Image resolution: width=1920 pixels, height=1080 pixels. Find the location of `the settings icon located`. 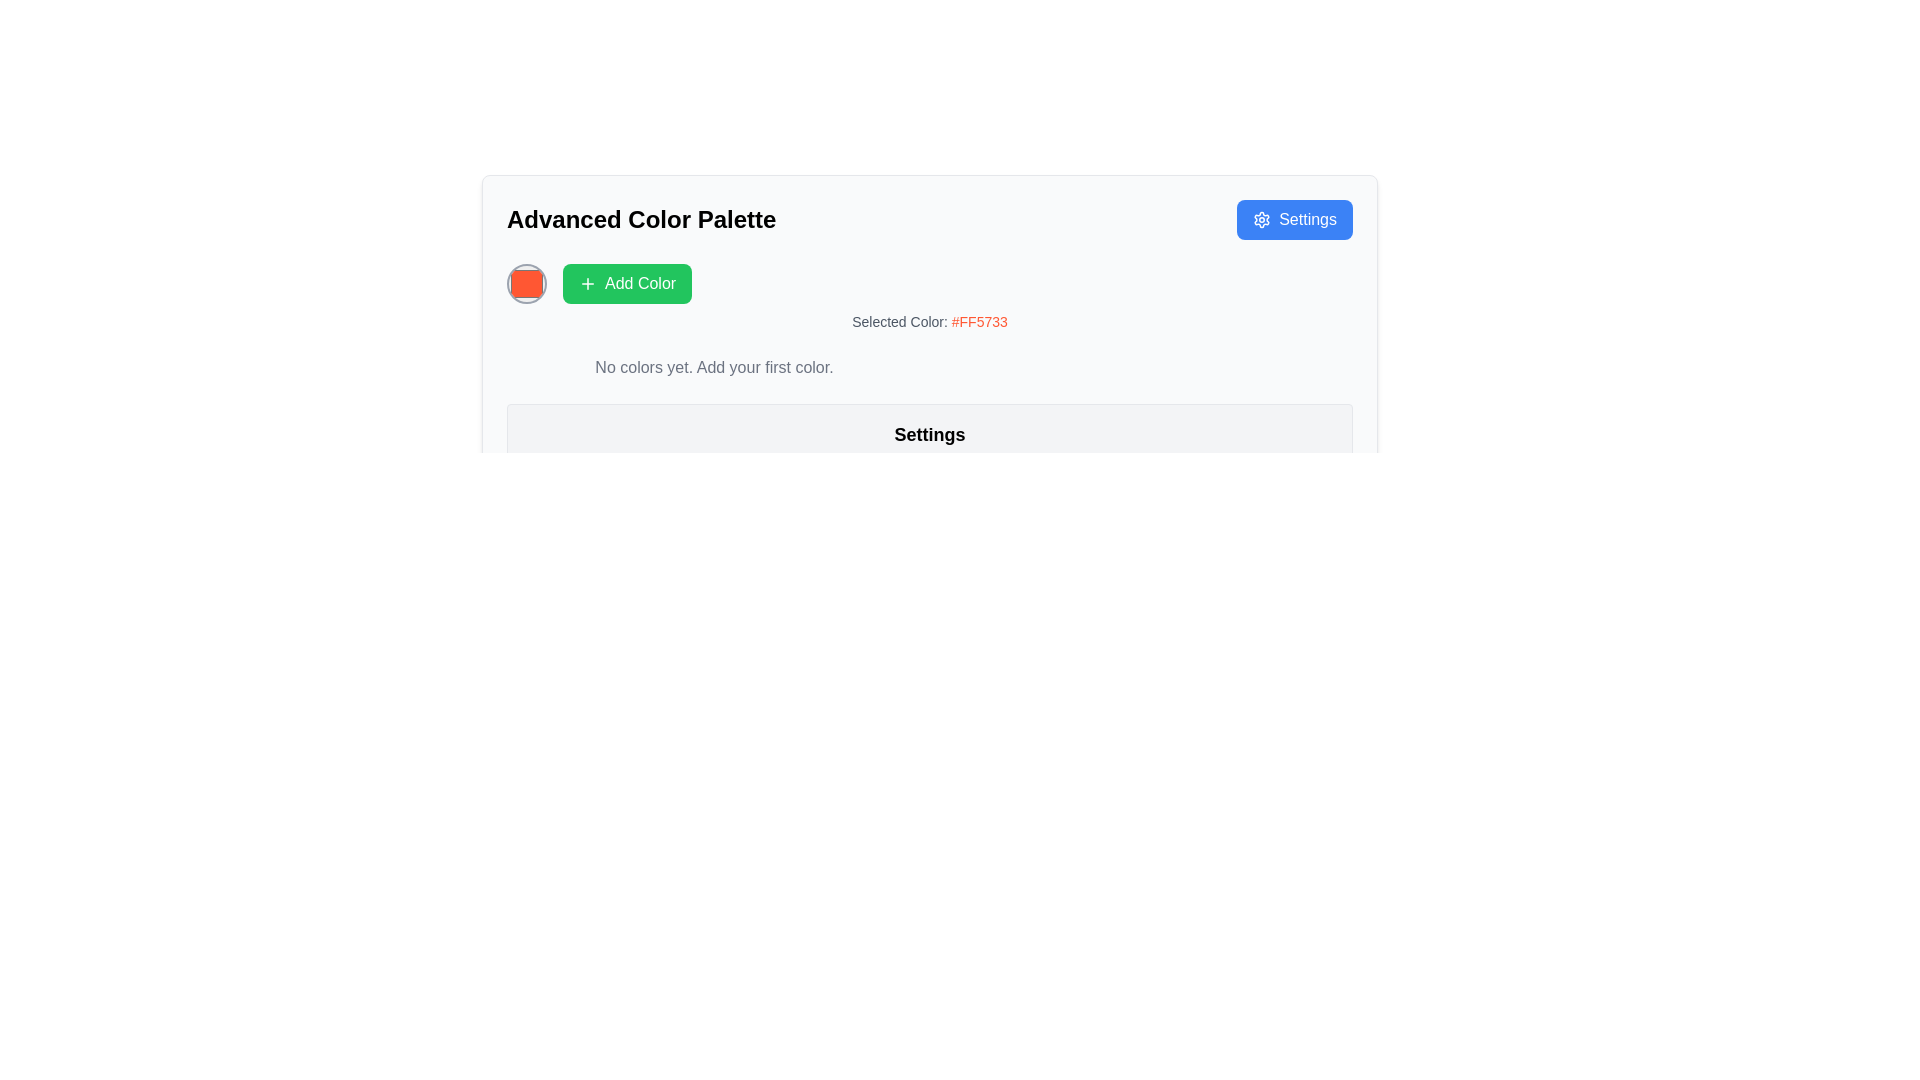

the settings icon located is located at coordinates (1261, 219).